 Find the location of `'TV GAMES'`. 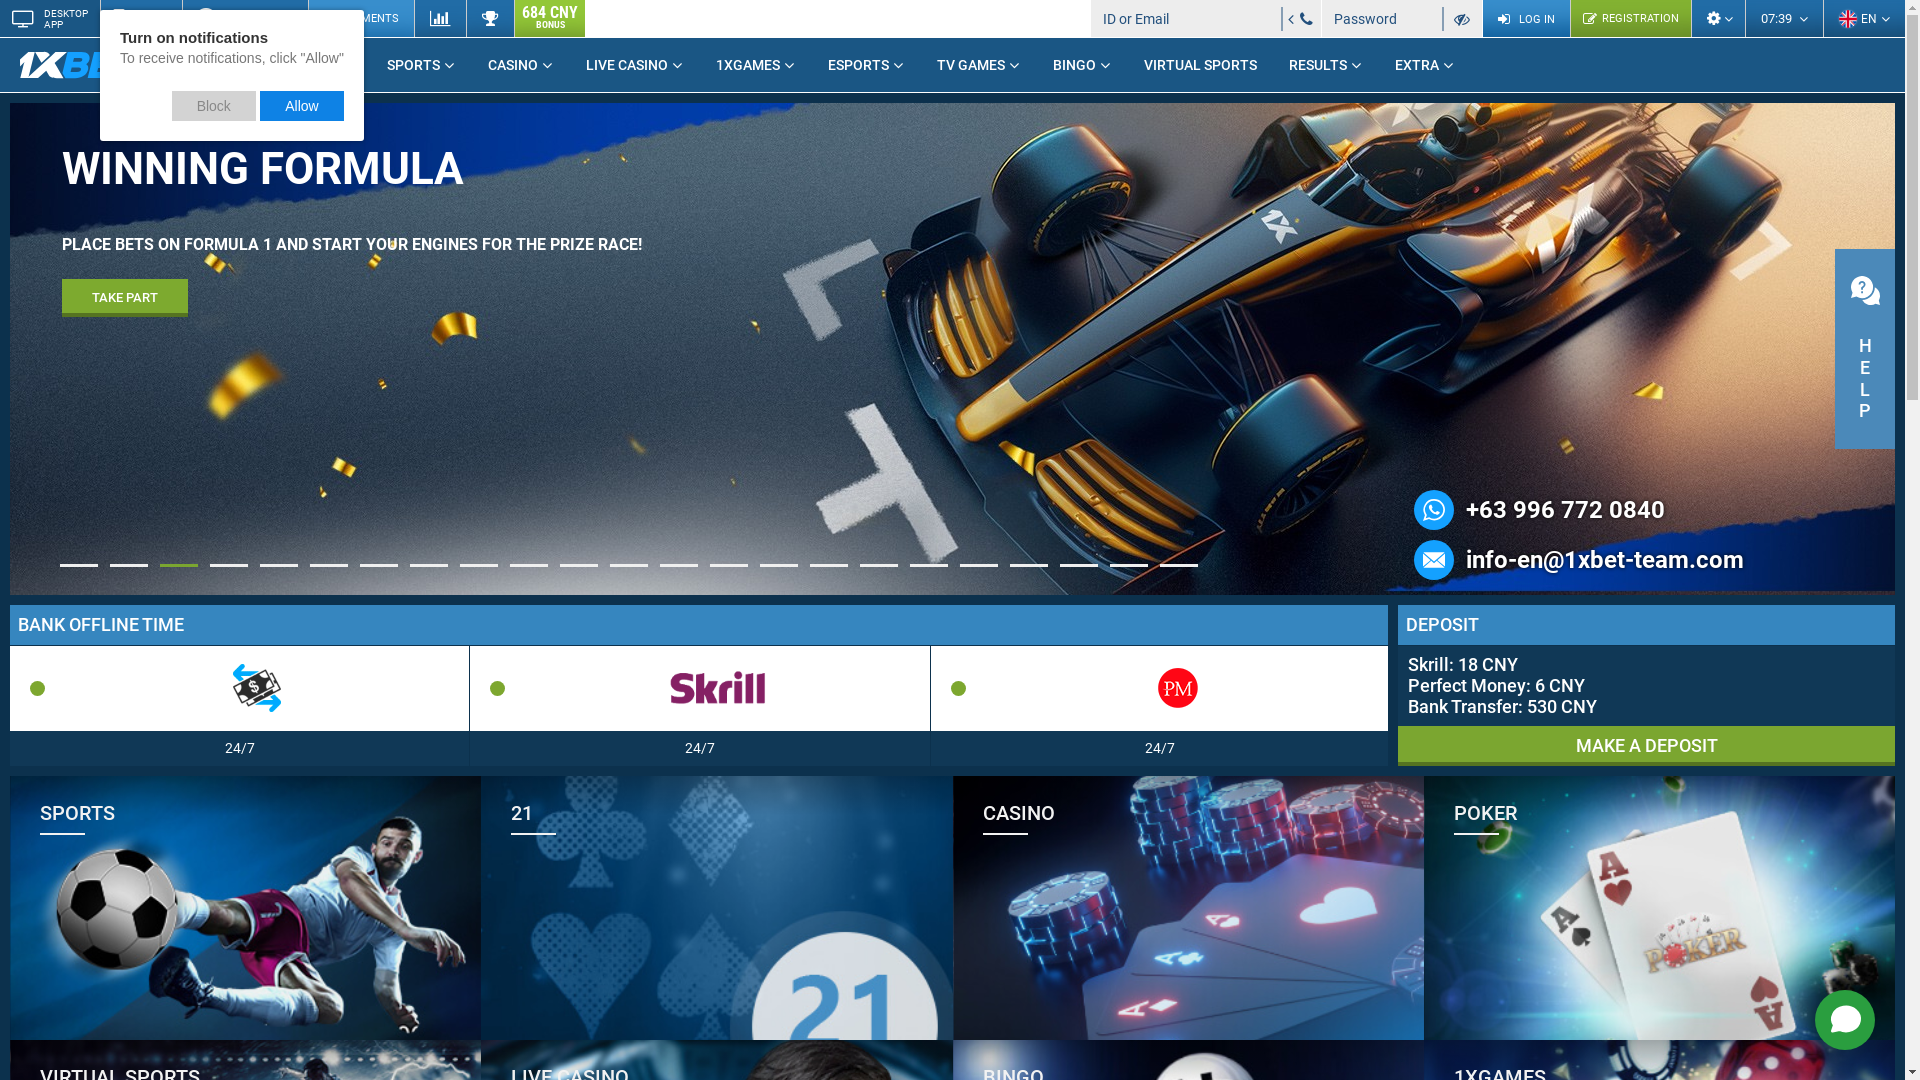

'TV GAMES' is located at coordinates (979, 64).